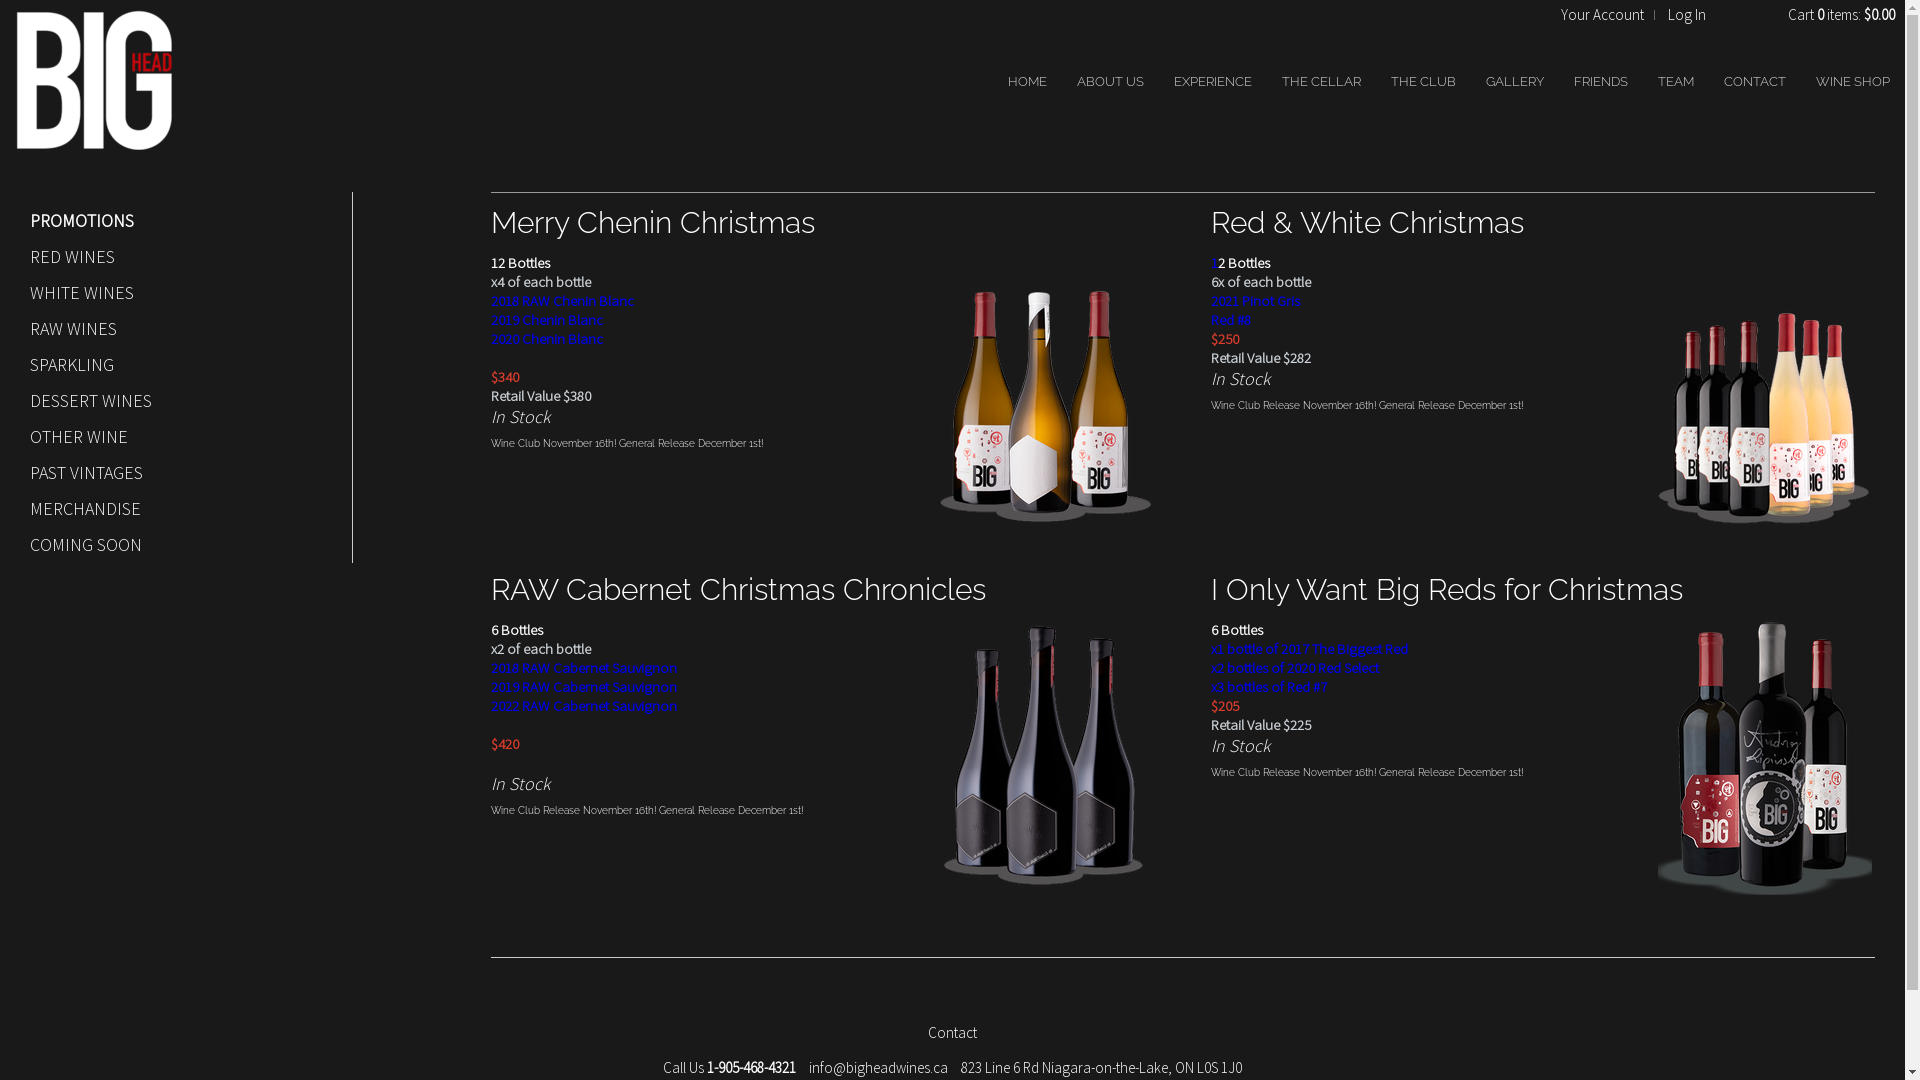  I want to click on '2019 RAW Cabernet Sauvignon', so click(583, 685).